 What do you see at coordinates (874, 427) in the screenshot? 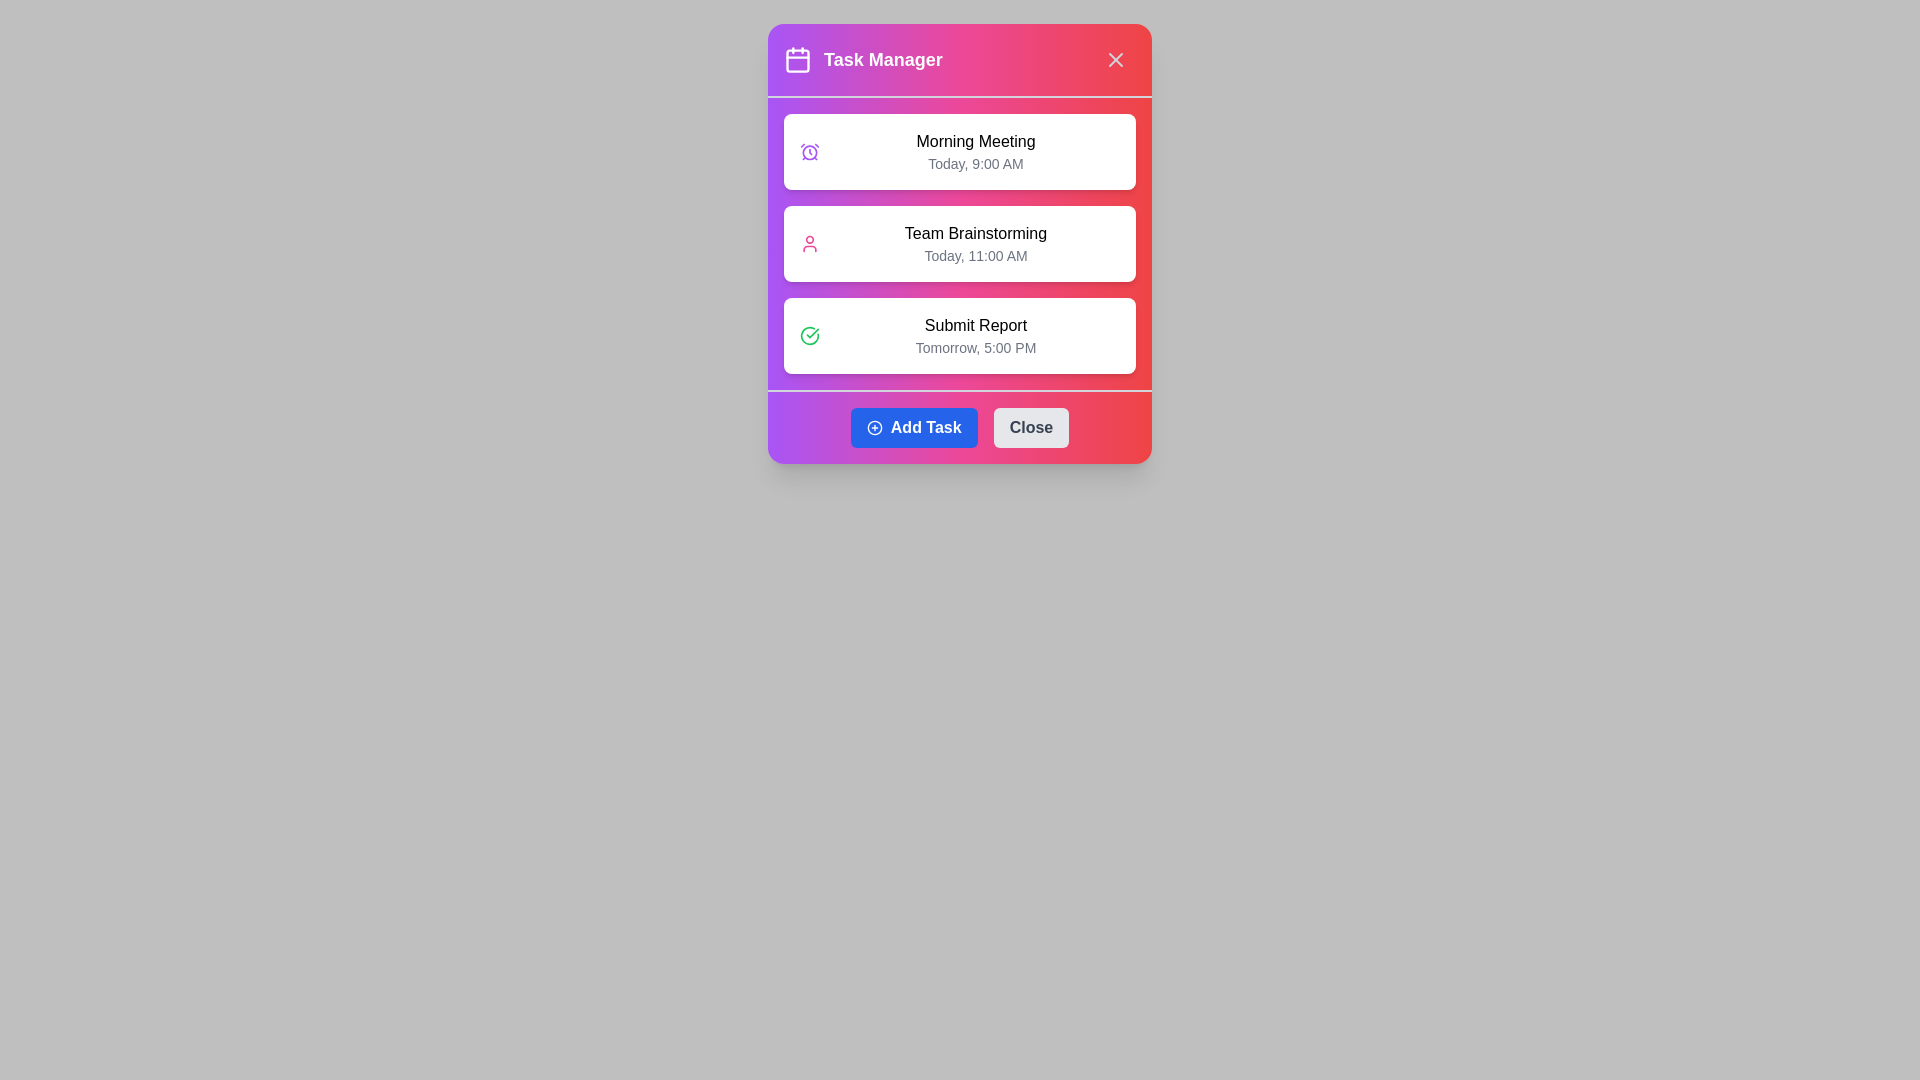
I see `the 'Add Task' button which features an SVG icon representing the action` at bounding box center [874, 427].